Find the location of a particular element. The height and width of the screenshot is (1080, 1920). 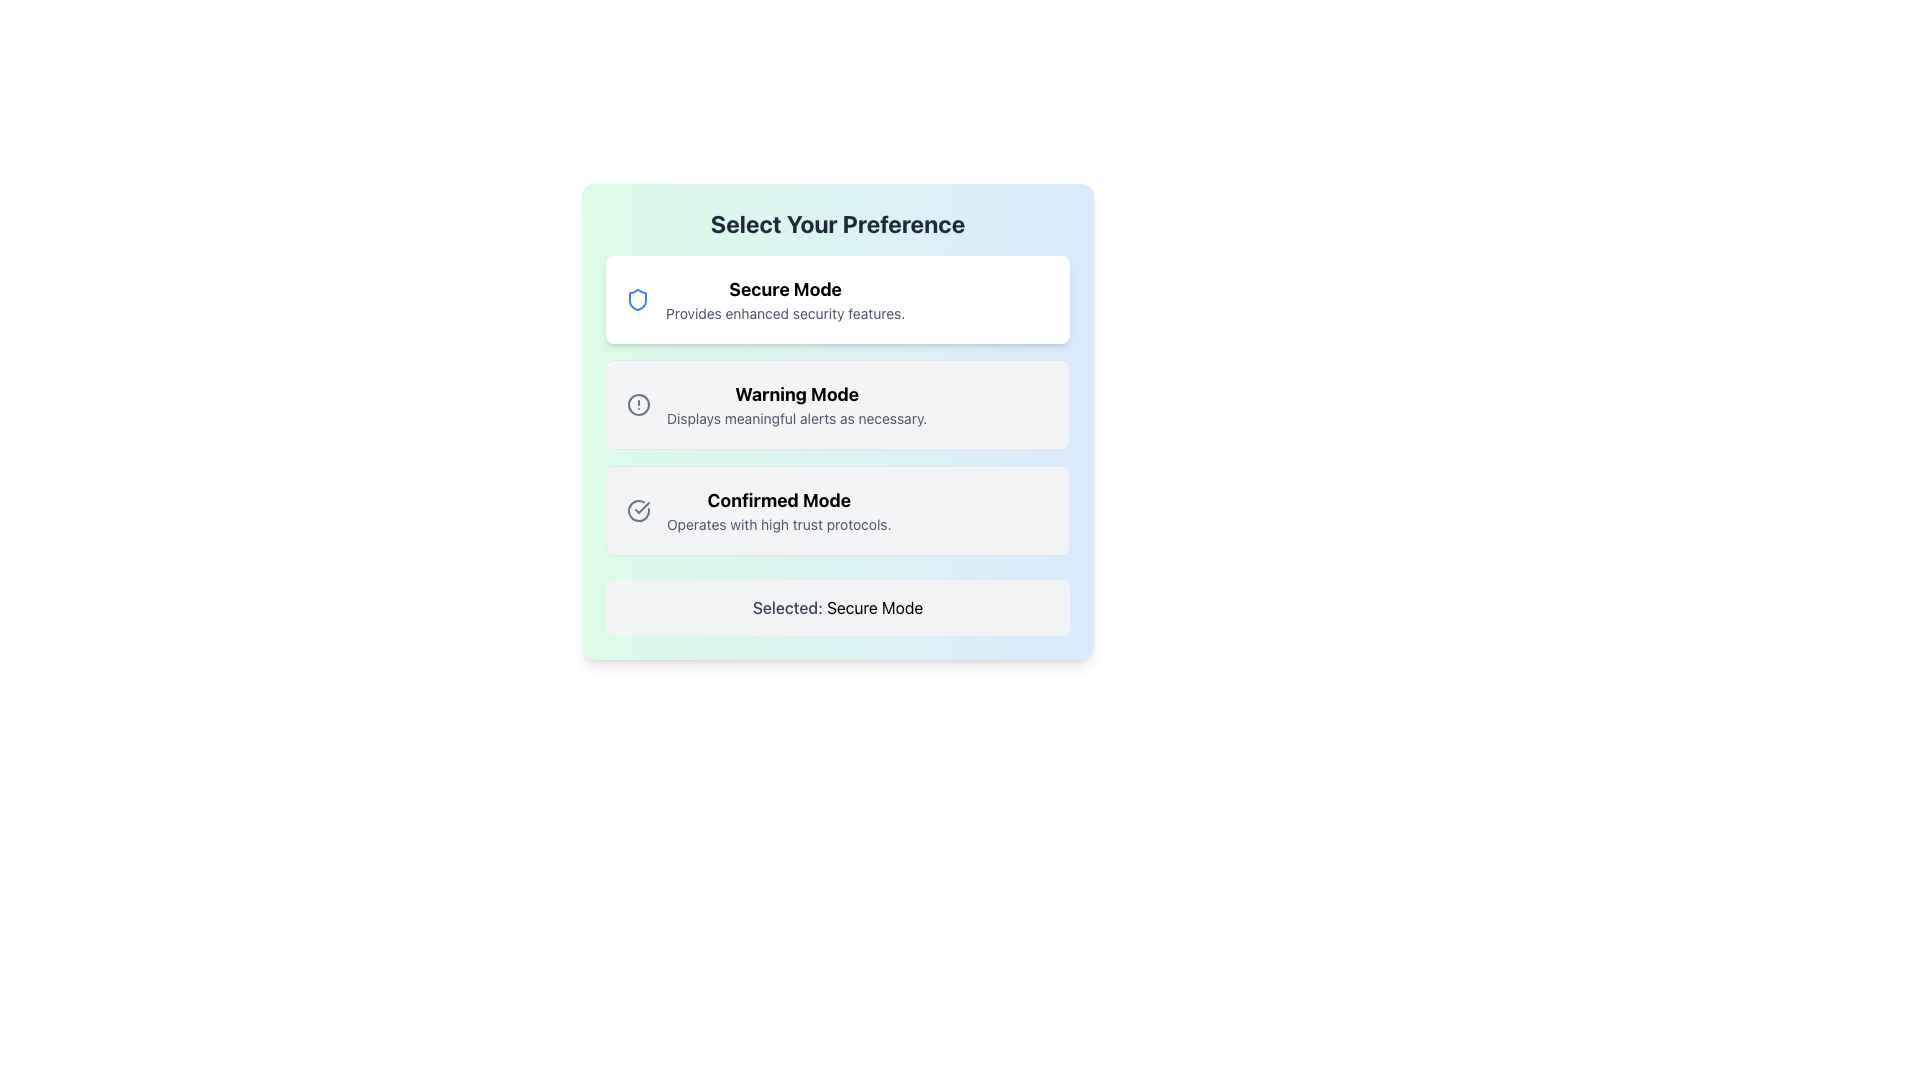

descriptive subtitle text label providing additional context about the 'Secure Mode' option, which is centrally aligned below the 'Secure Mode' heading in the topmost option box of the preference selection interface is located at coordinates (784, 313).